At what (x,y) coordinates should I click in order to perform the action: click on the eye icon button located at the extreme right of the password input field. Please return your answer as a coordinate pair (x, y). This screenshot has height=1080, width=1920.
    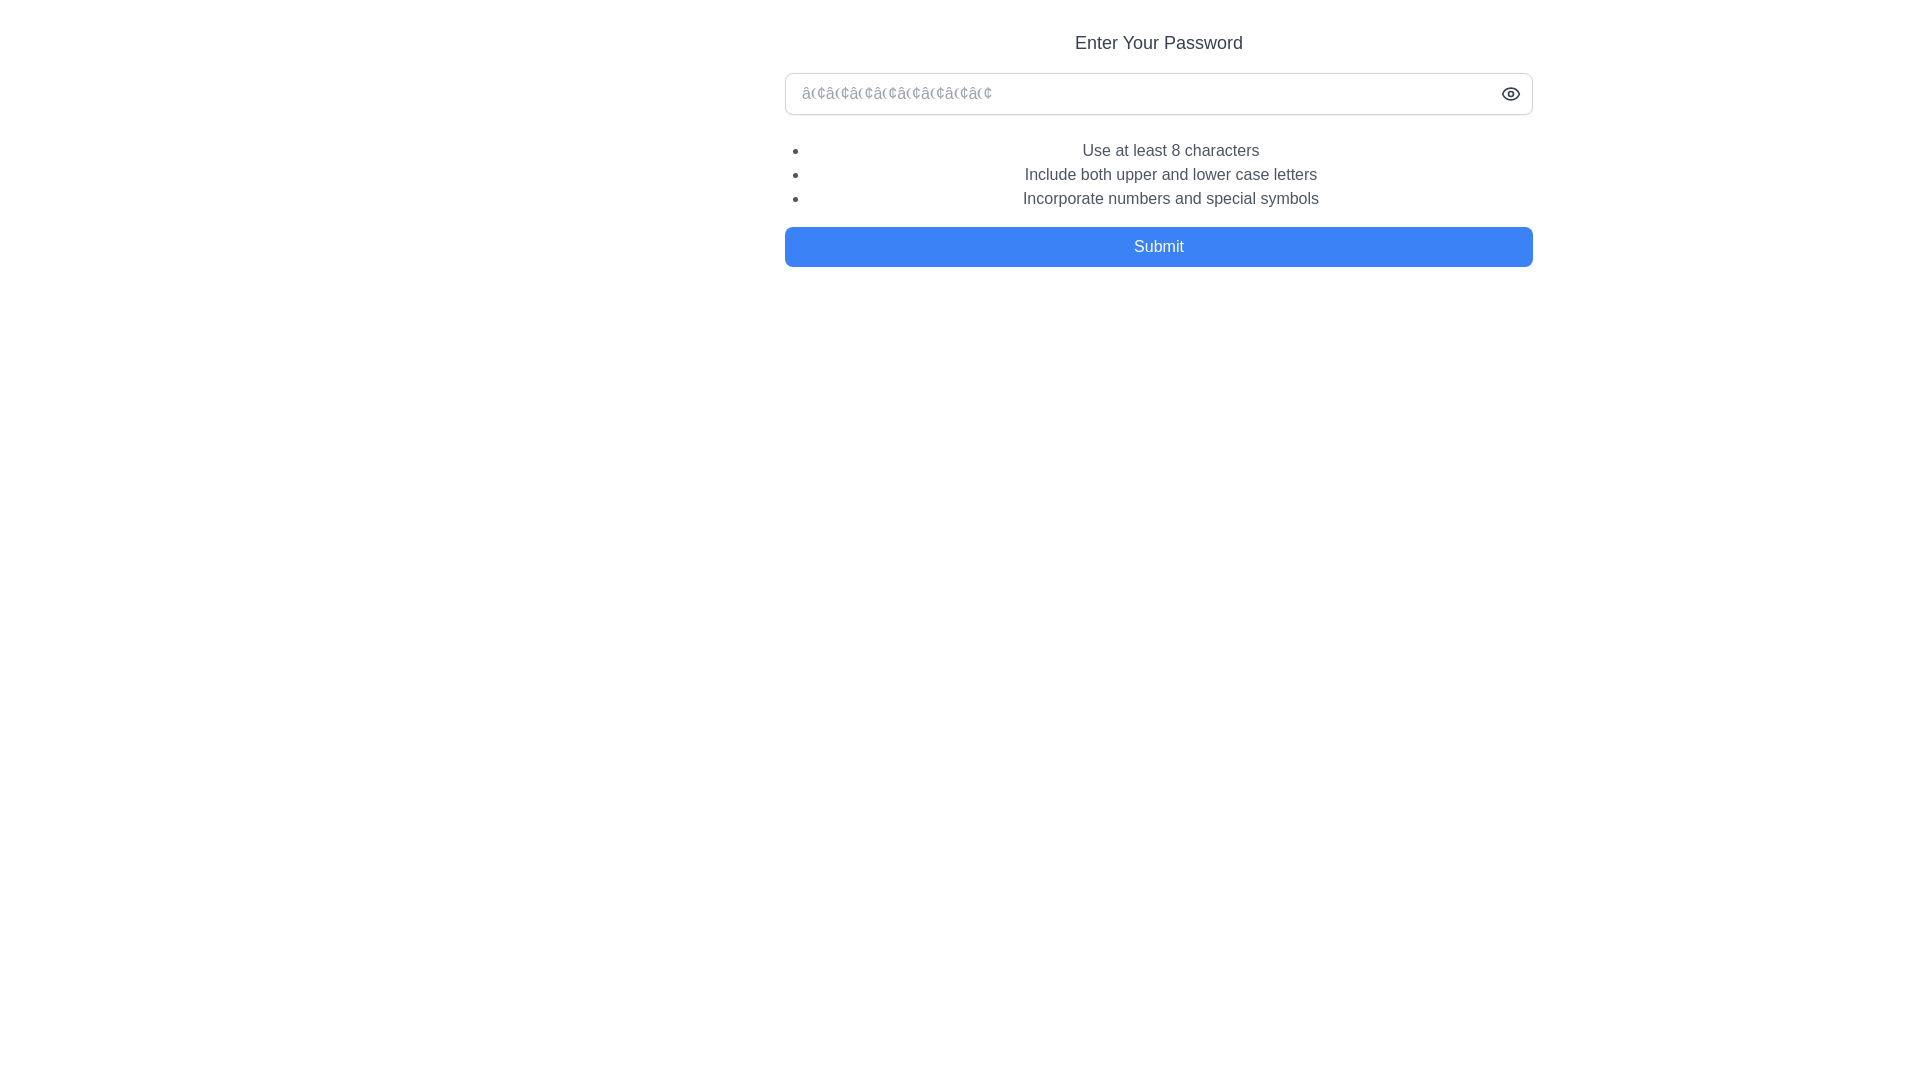
    Looking at the image, I should click on (1511, 93).